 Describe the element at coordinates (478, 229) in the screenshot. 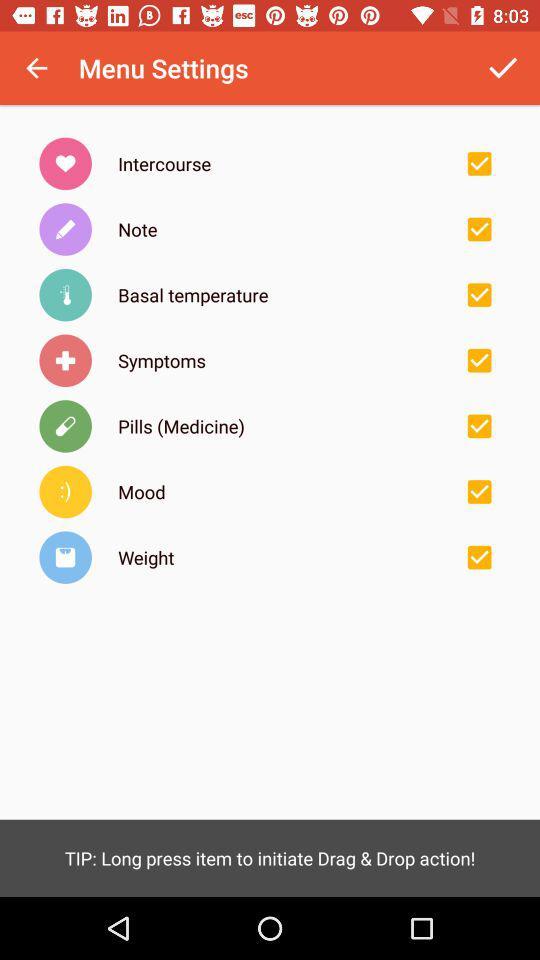

I see `note` at that location.